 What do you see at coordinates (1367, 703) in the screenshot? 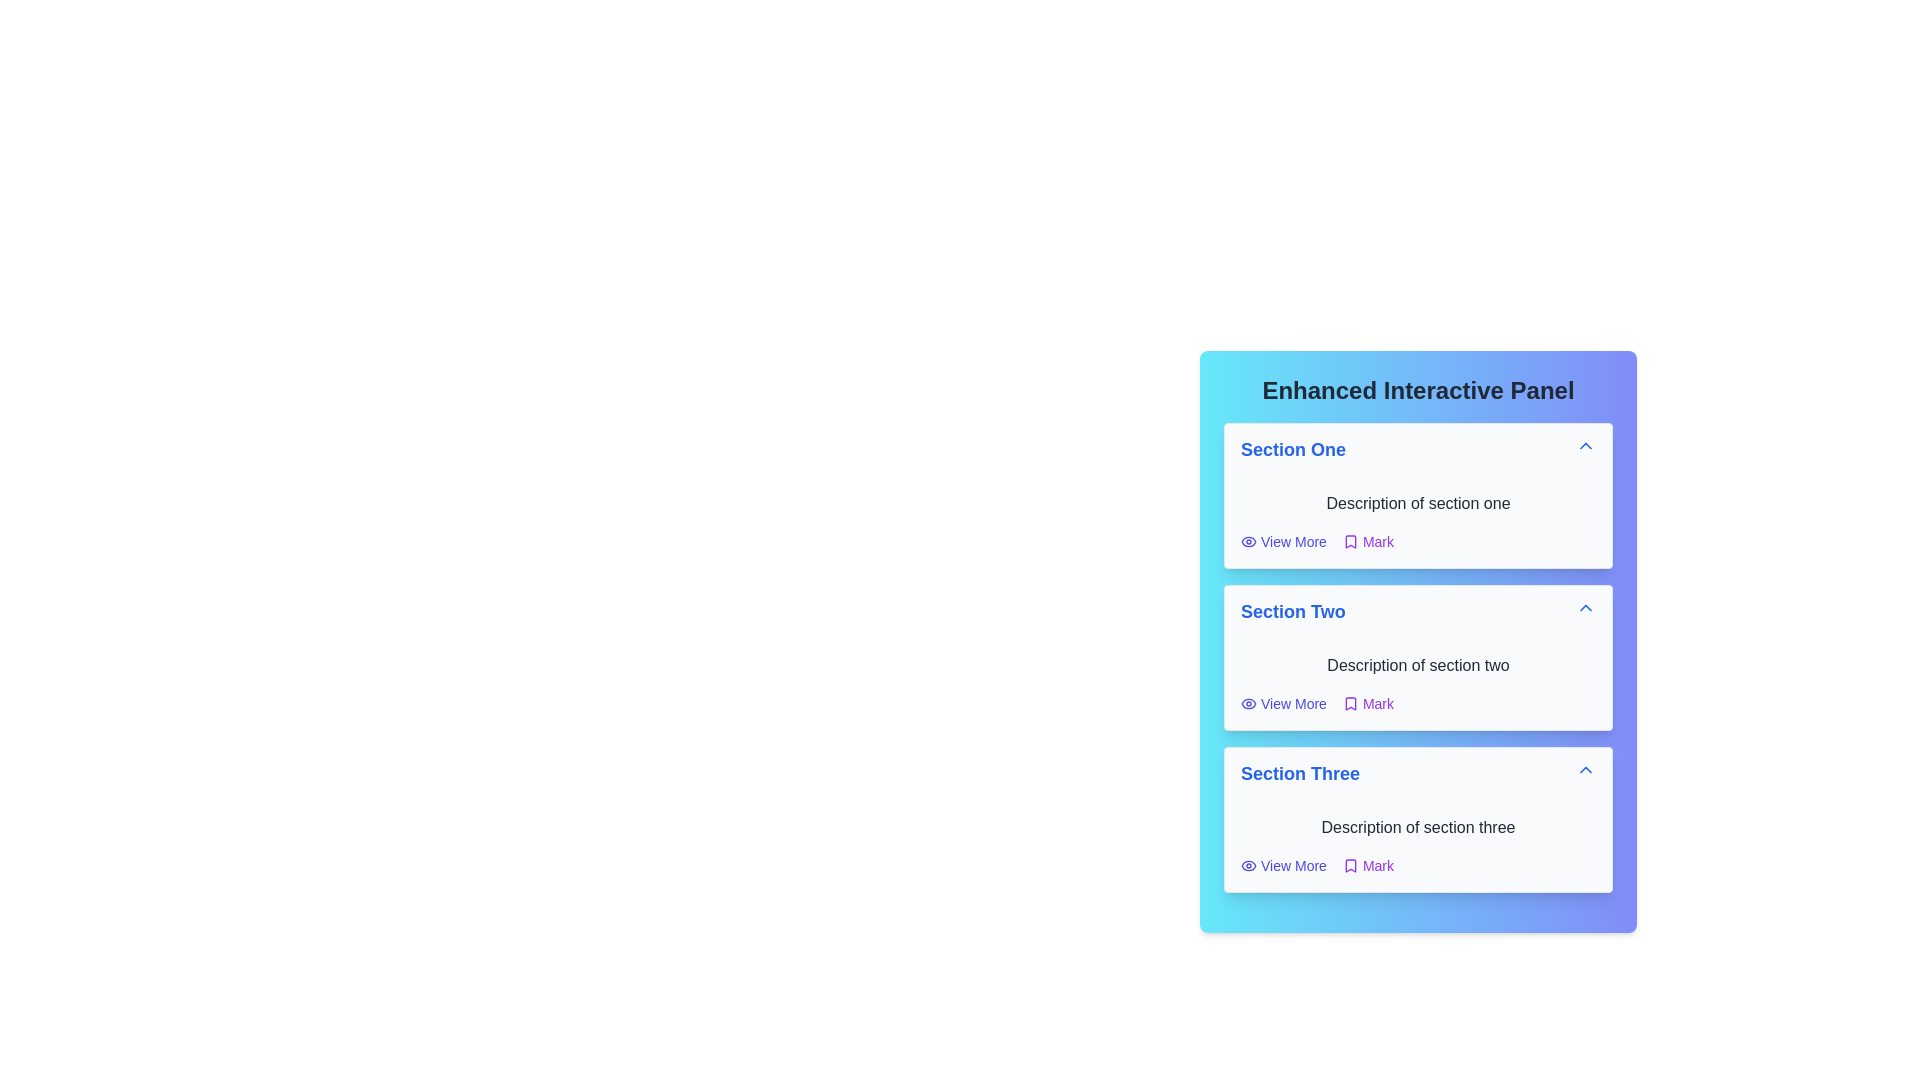
I see `the second button in the 'Section Two' UI group that features a bookmark icon and the text 'Mark'` at bounding box center [1367, 703].